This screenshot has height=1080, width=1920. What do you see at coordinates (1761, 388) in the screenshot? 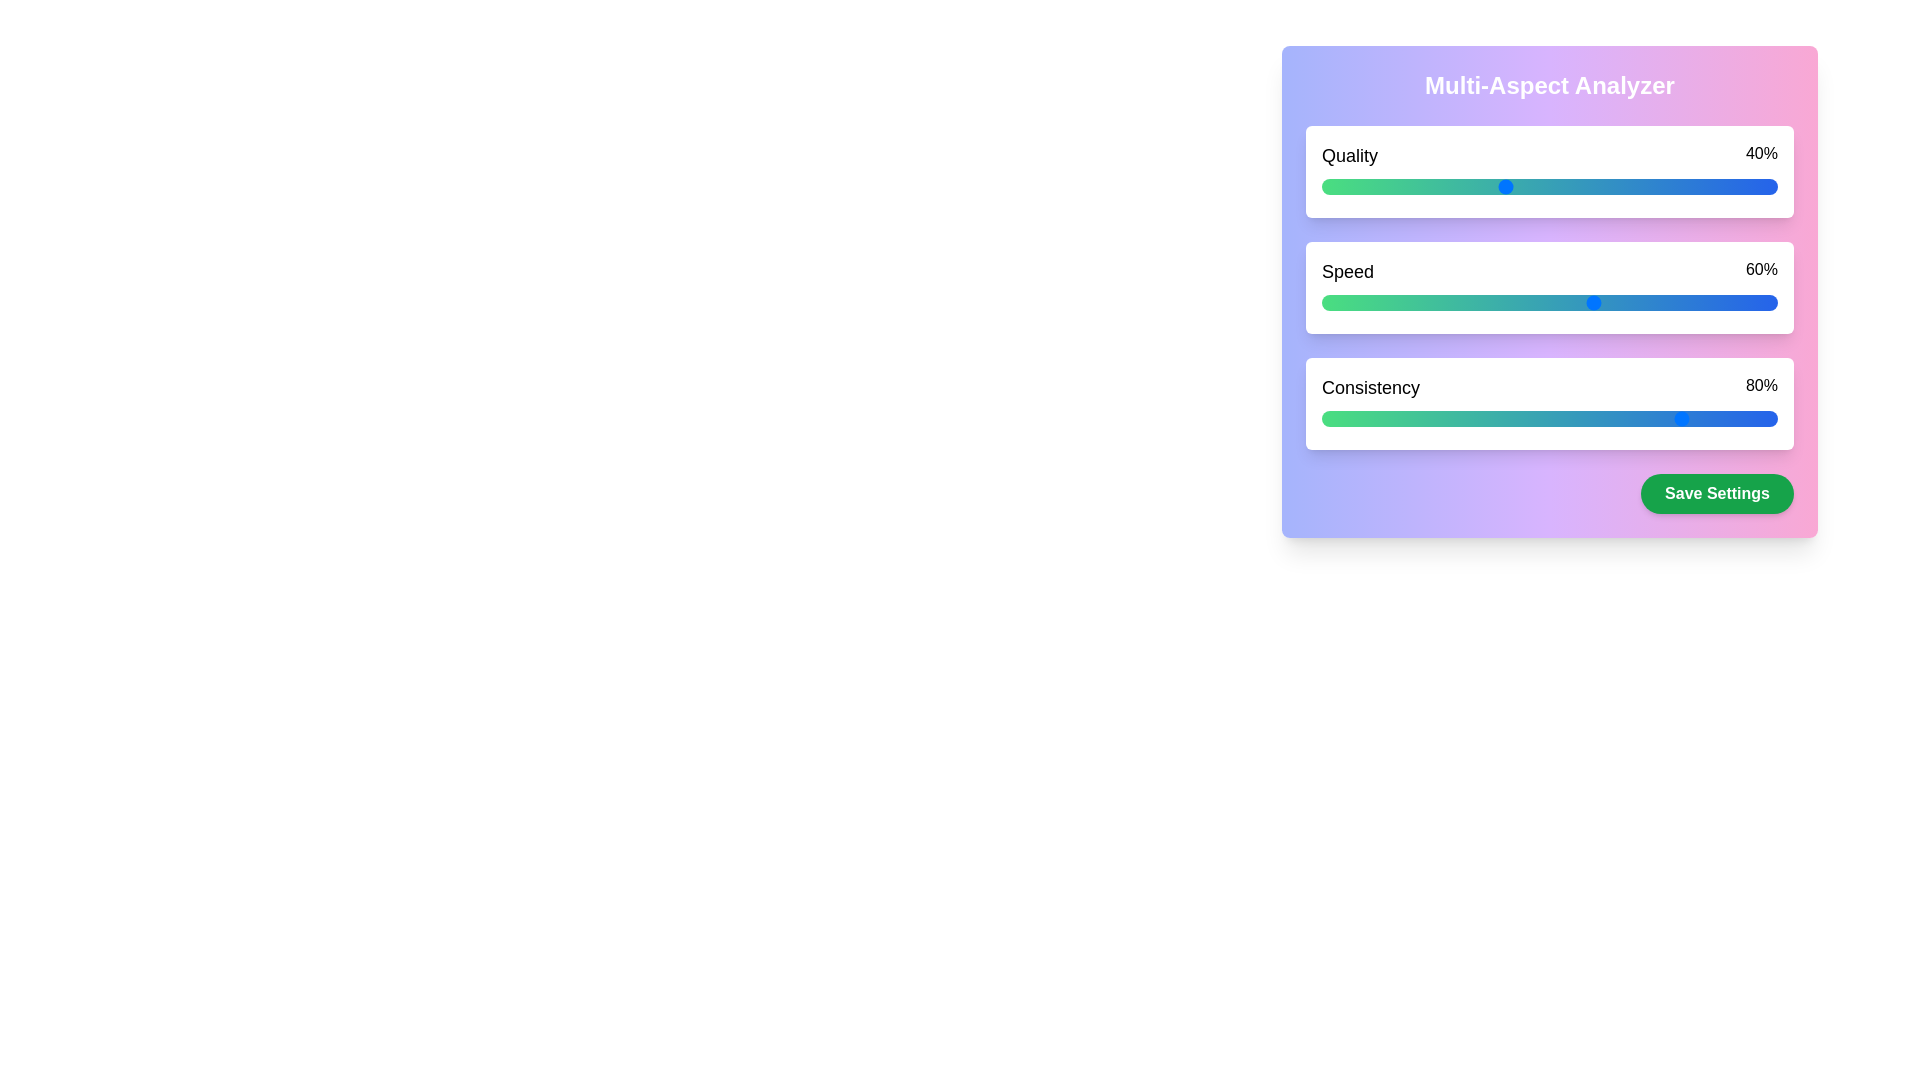
I see `the static text label displaying the percentage value for the 'Consistency' category located at the bottom section of the form` at bounding box center [1761, 388].